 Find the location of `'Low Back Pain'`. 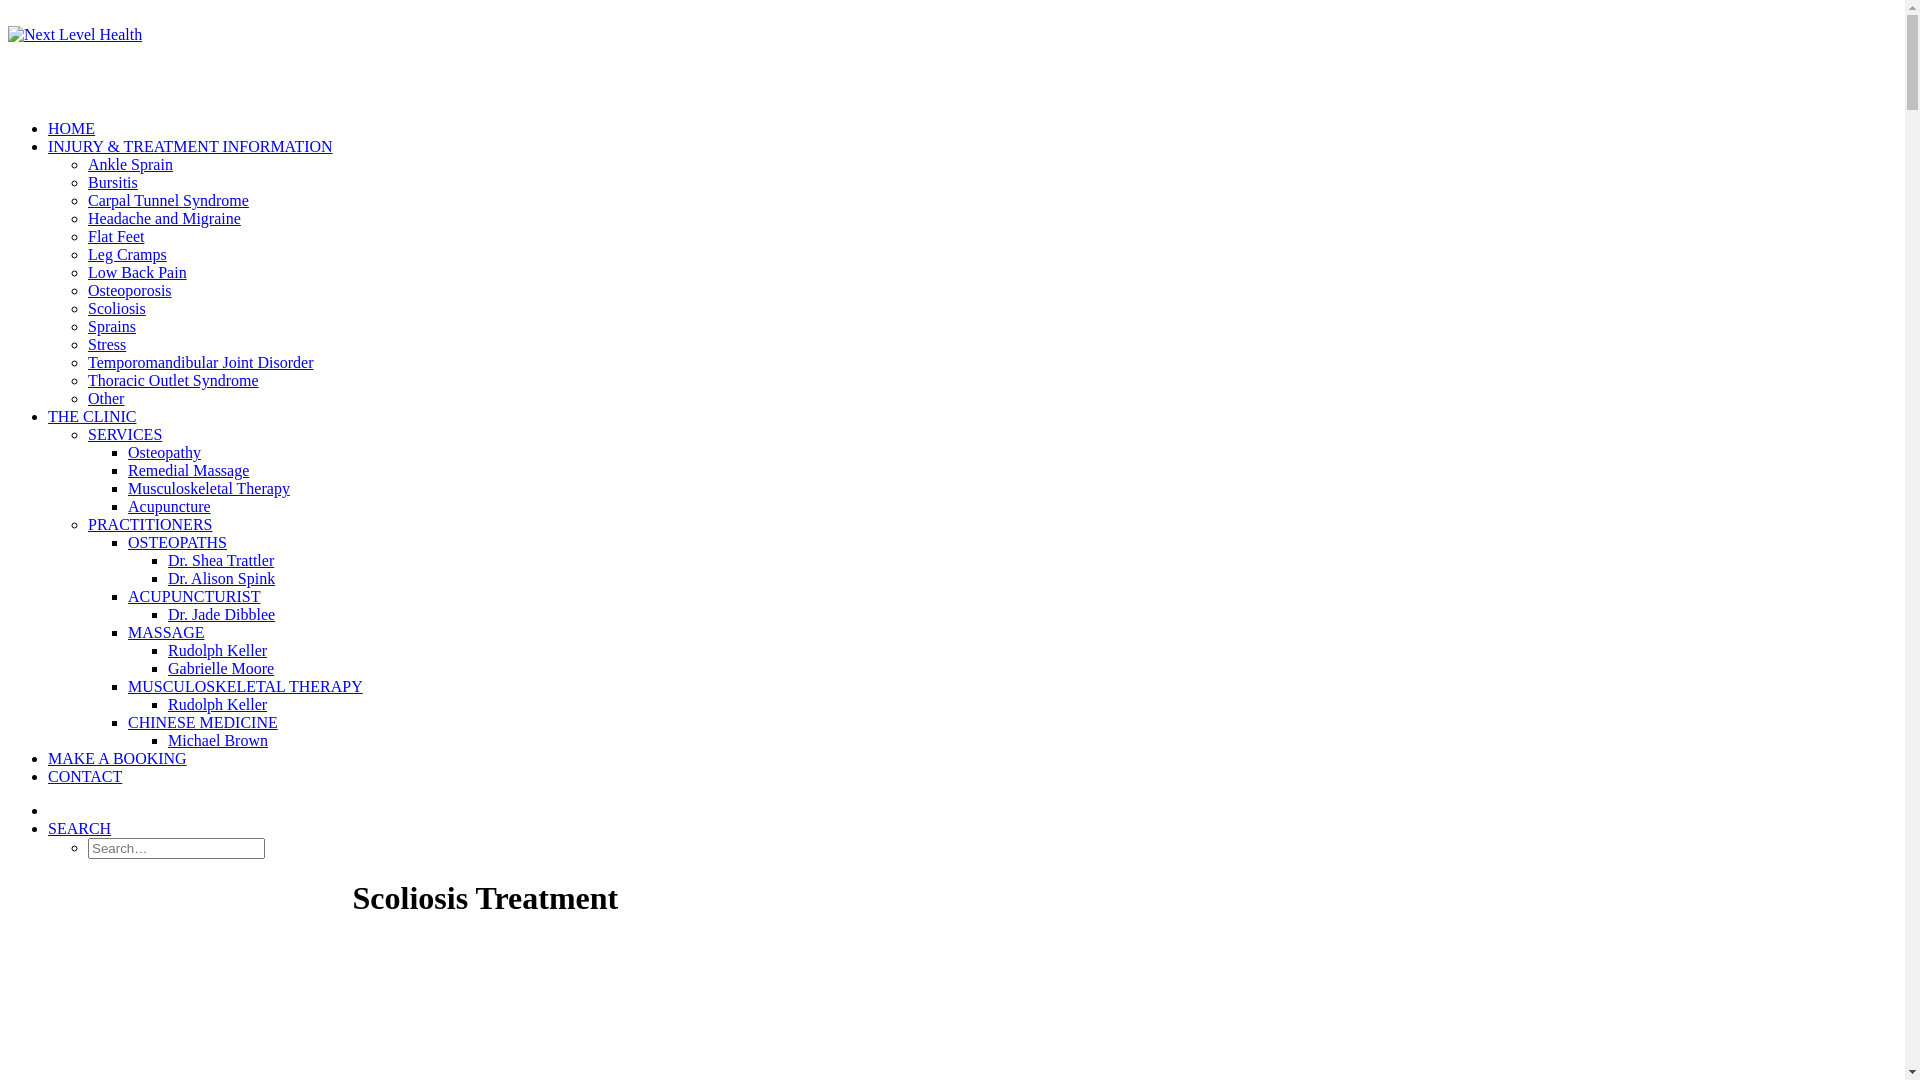

'Low Back Pain' is located at coordinates (136, 272).